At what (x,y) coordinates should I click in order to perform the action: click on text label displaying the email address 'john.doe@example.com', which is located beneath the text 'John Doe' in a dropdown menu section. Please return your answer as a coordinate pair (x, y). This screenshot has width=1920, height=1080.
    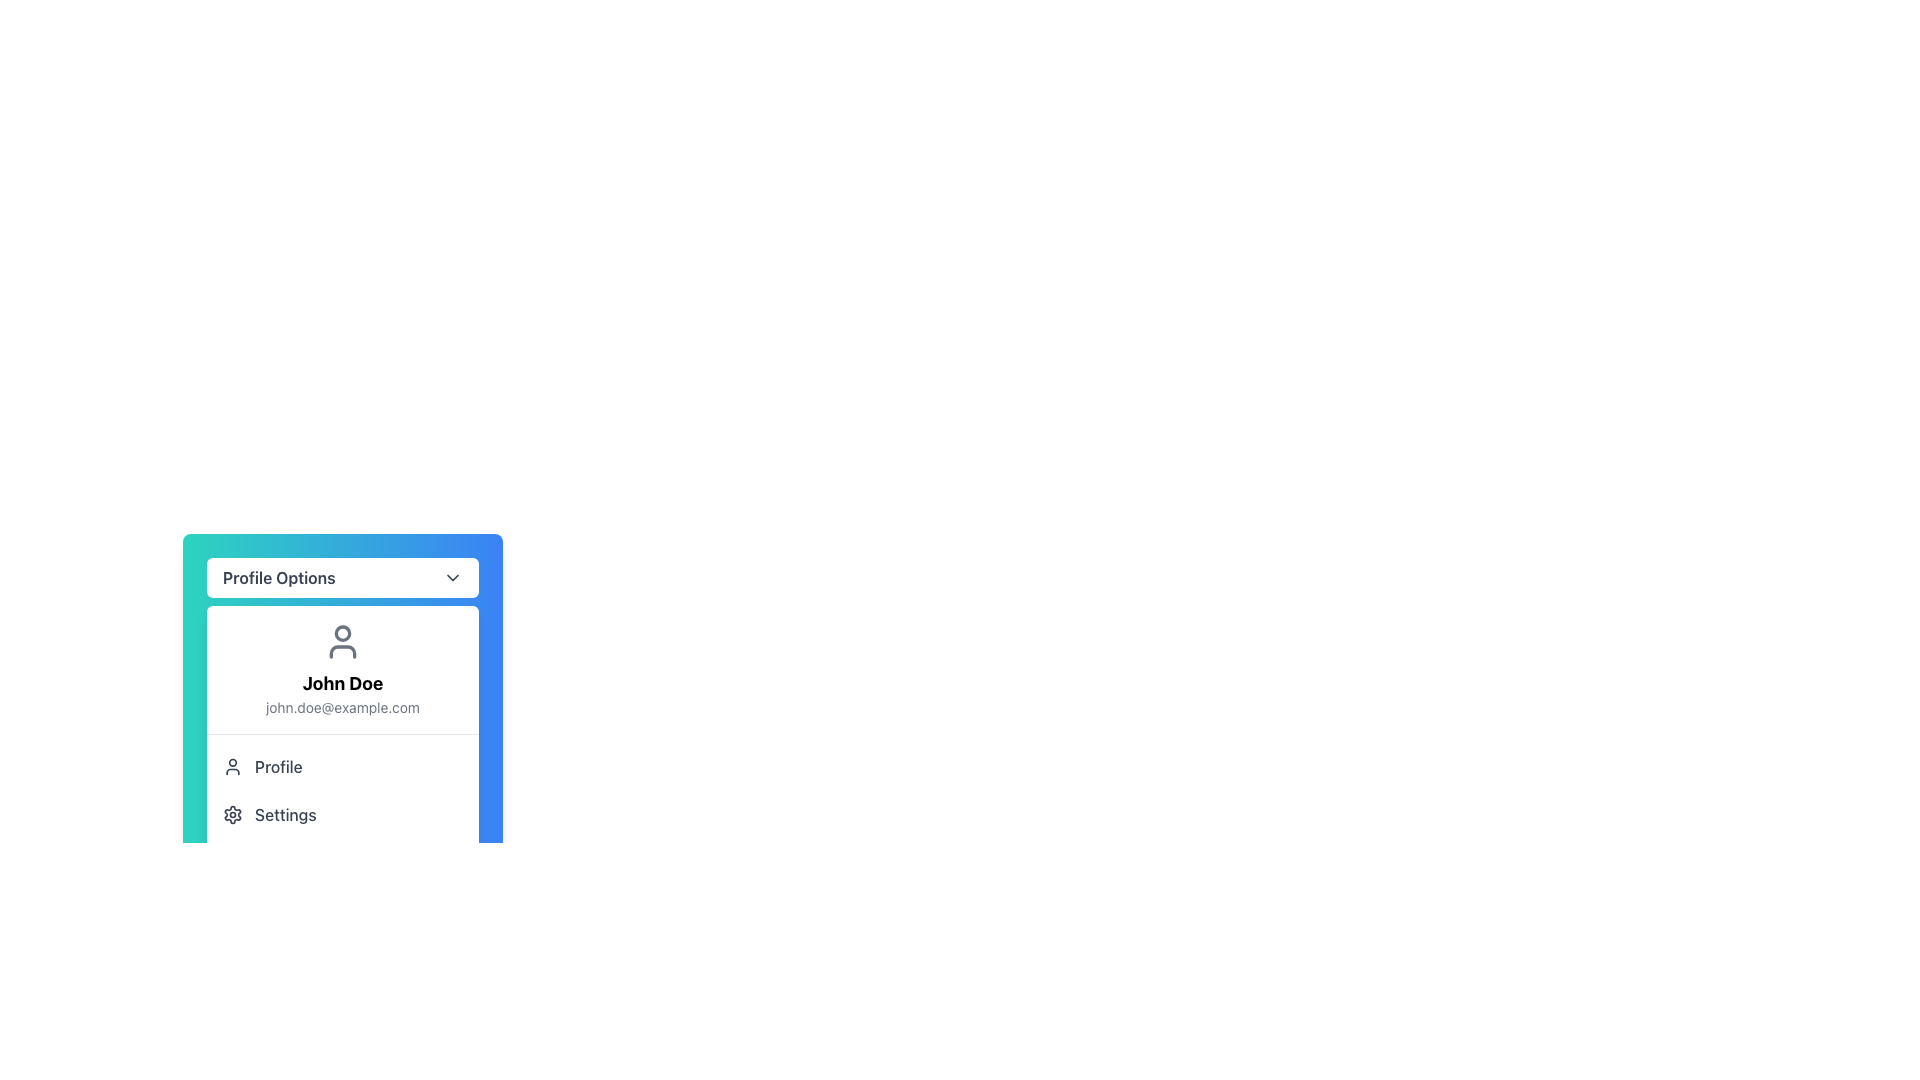
    Looking at the image, I should click on (342, 707).